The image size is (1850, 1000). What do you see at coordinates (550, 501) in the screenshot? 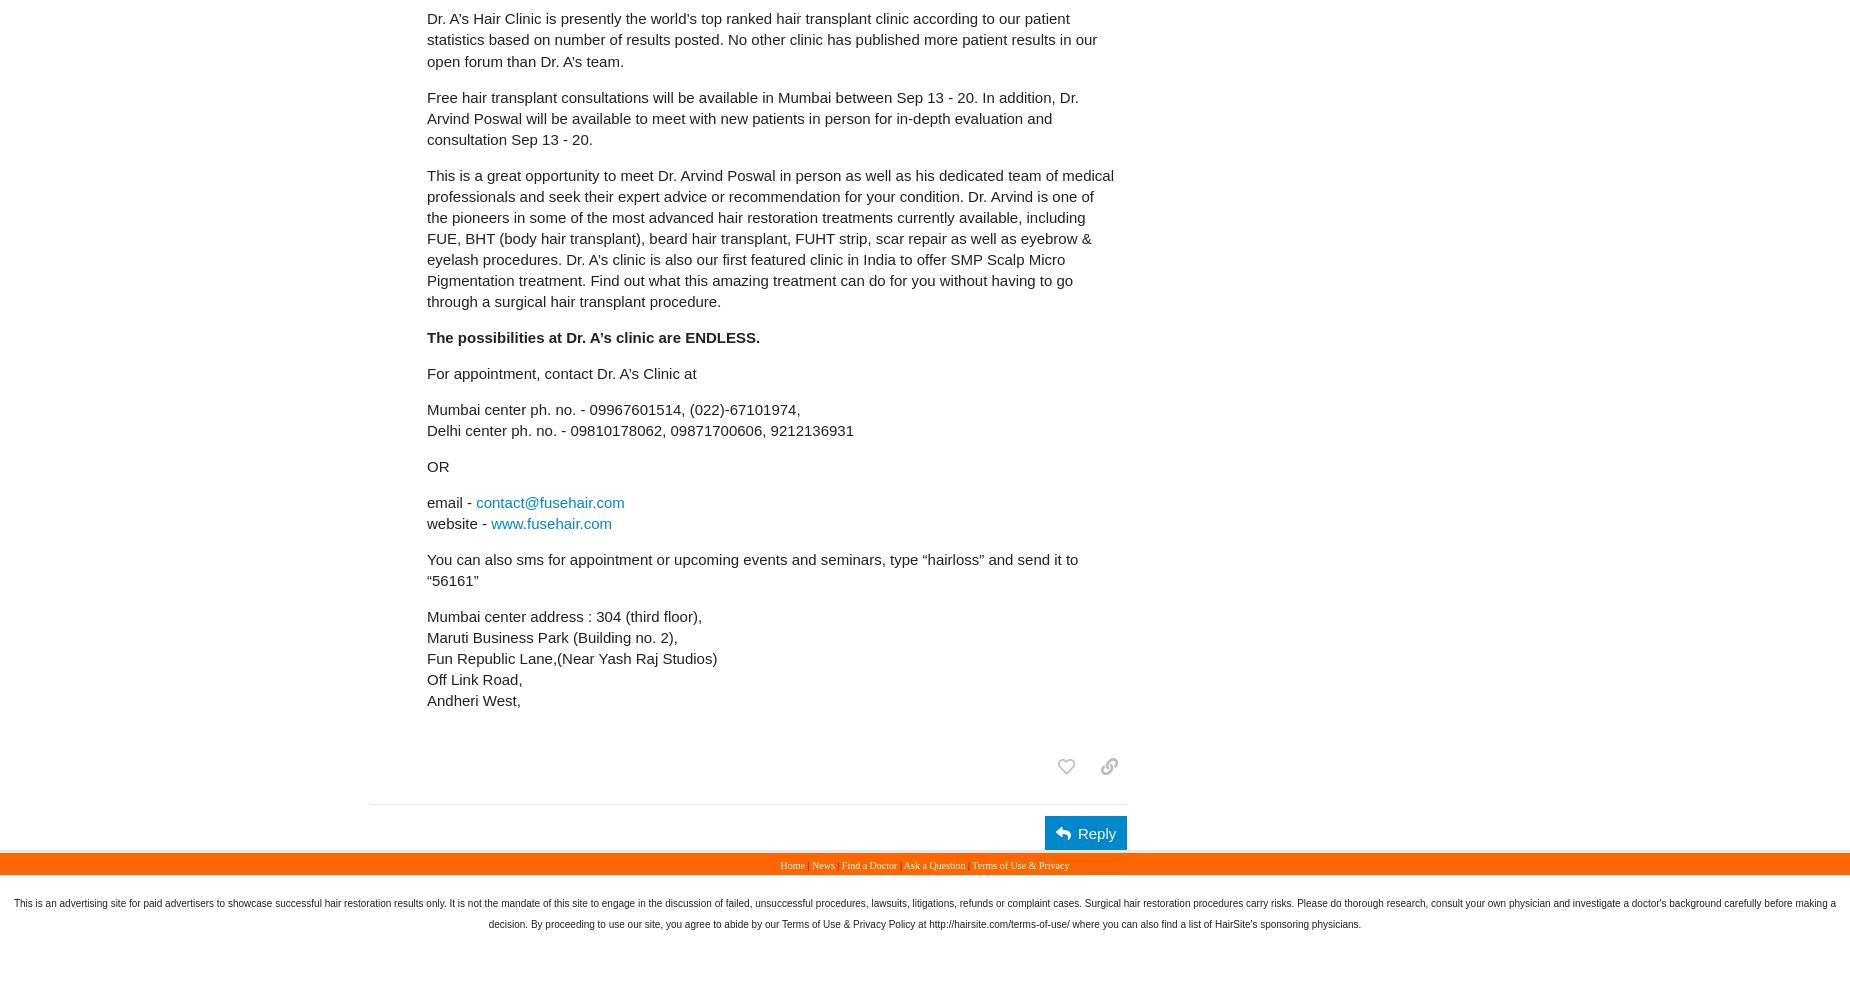
I see `'contact@fusehair.com'` at bounding box center [550, 501].